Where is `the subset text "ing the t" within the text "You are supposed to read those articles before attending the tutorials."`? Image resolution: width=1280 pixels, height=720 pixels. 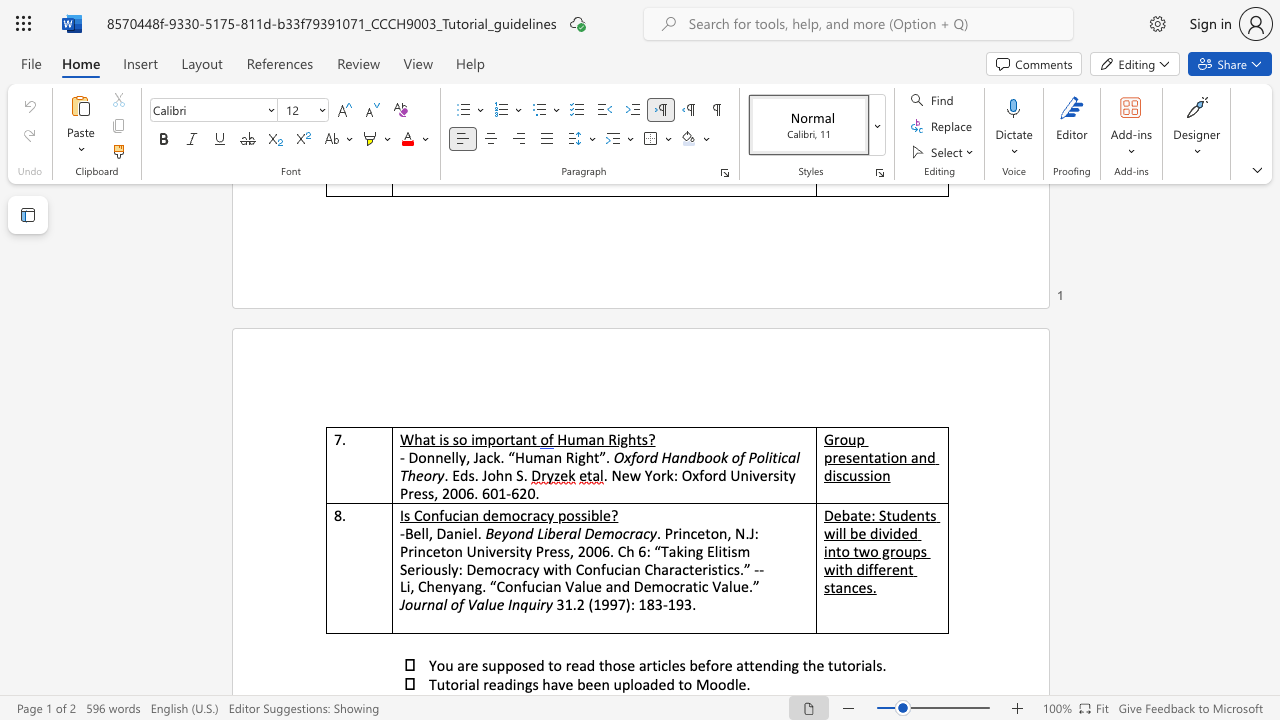
the subset text "ing the t" within the text "You are supposed to read those articles before attending the tutorials." is located at coordinates (778, 665).